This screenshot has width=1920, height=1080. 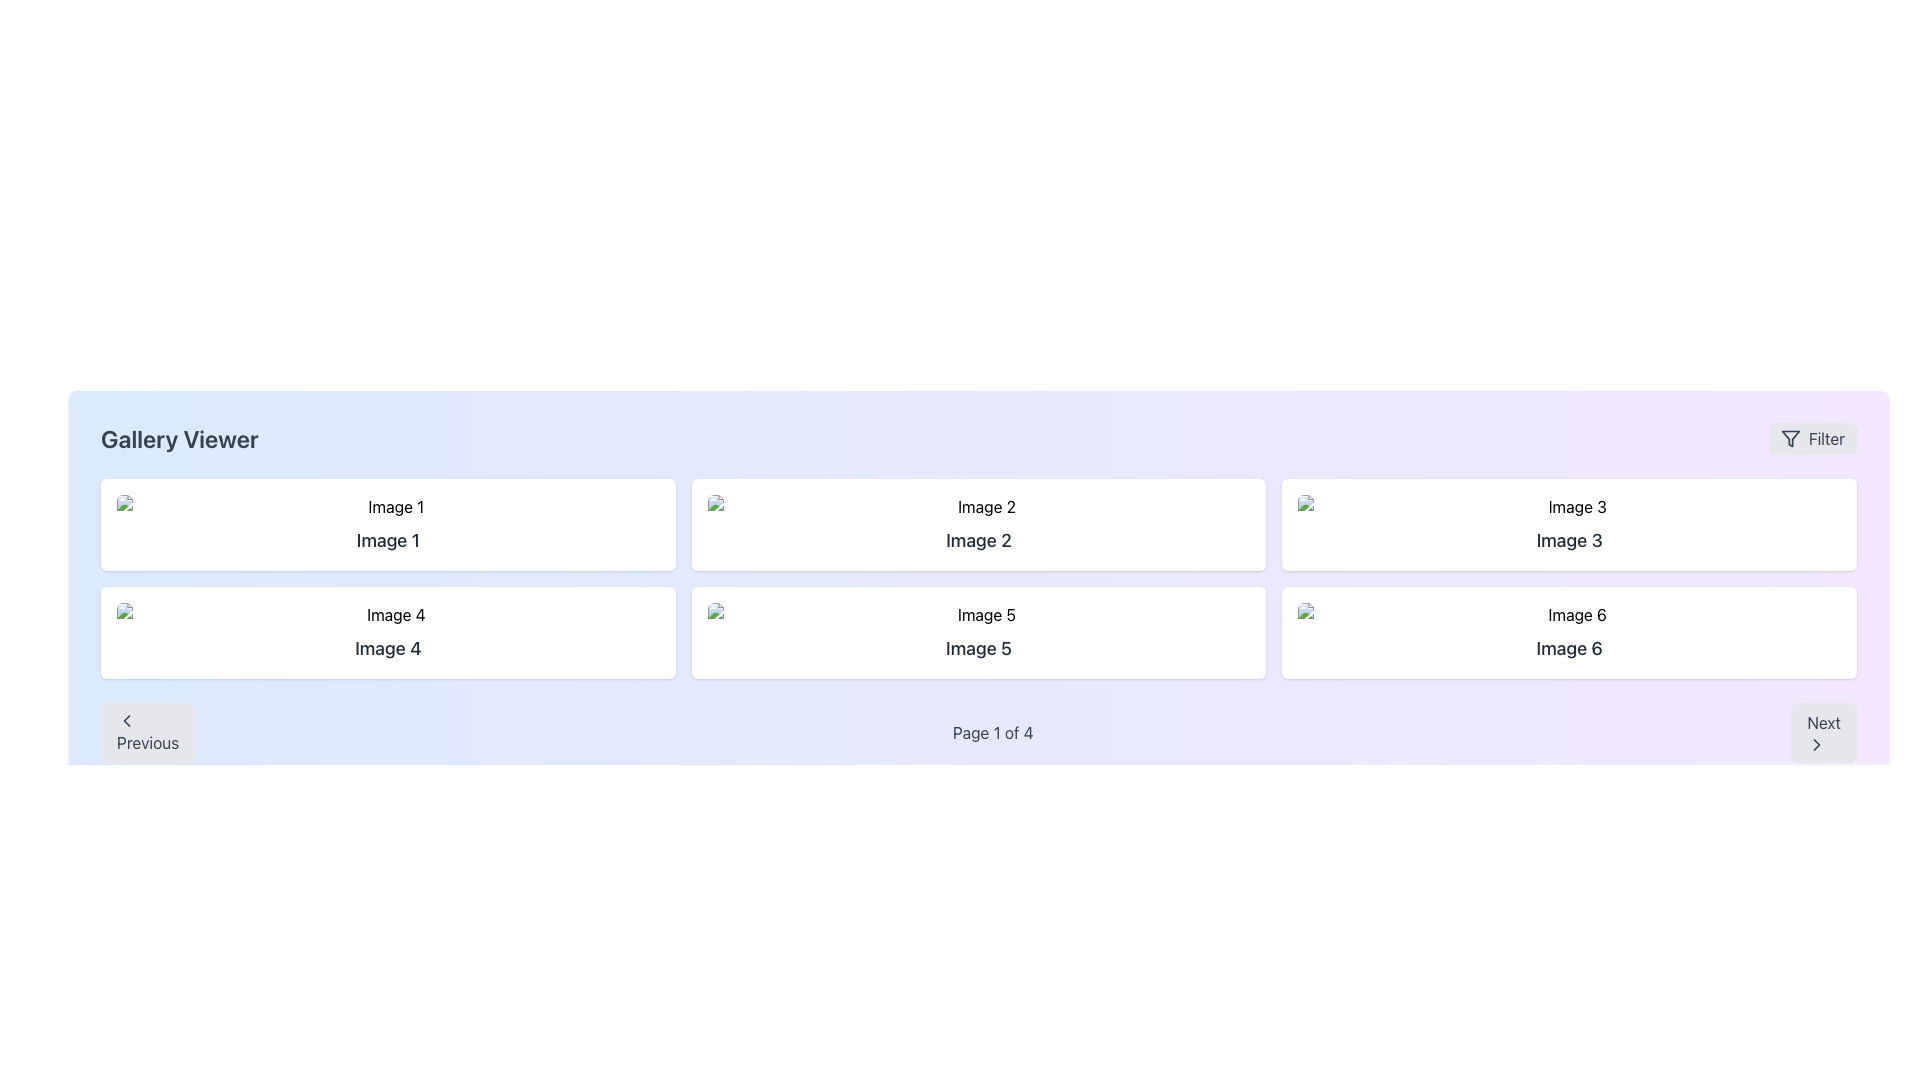 I want to click on the Card with image and text titled 'Image 5', which is a rectangular card with a white background and rounded corners, located in the second row and second column of the grid layout, so click(x=979, y=632).